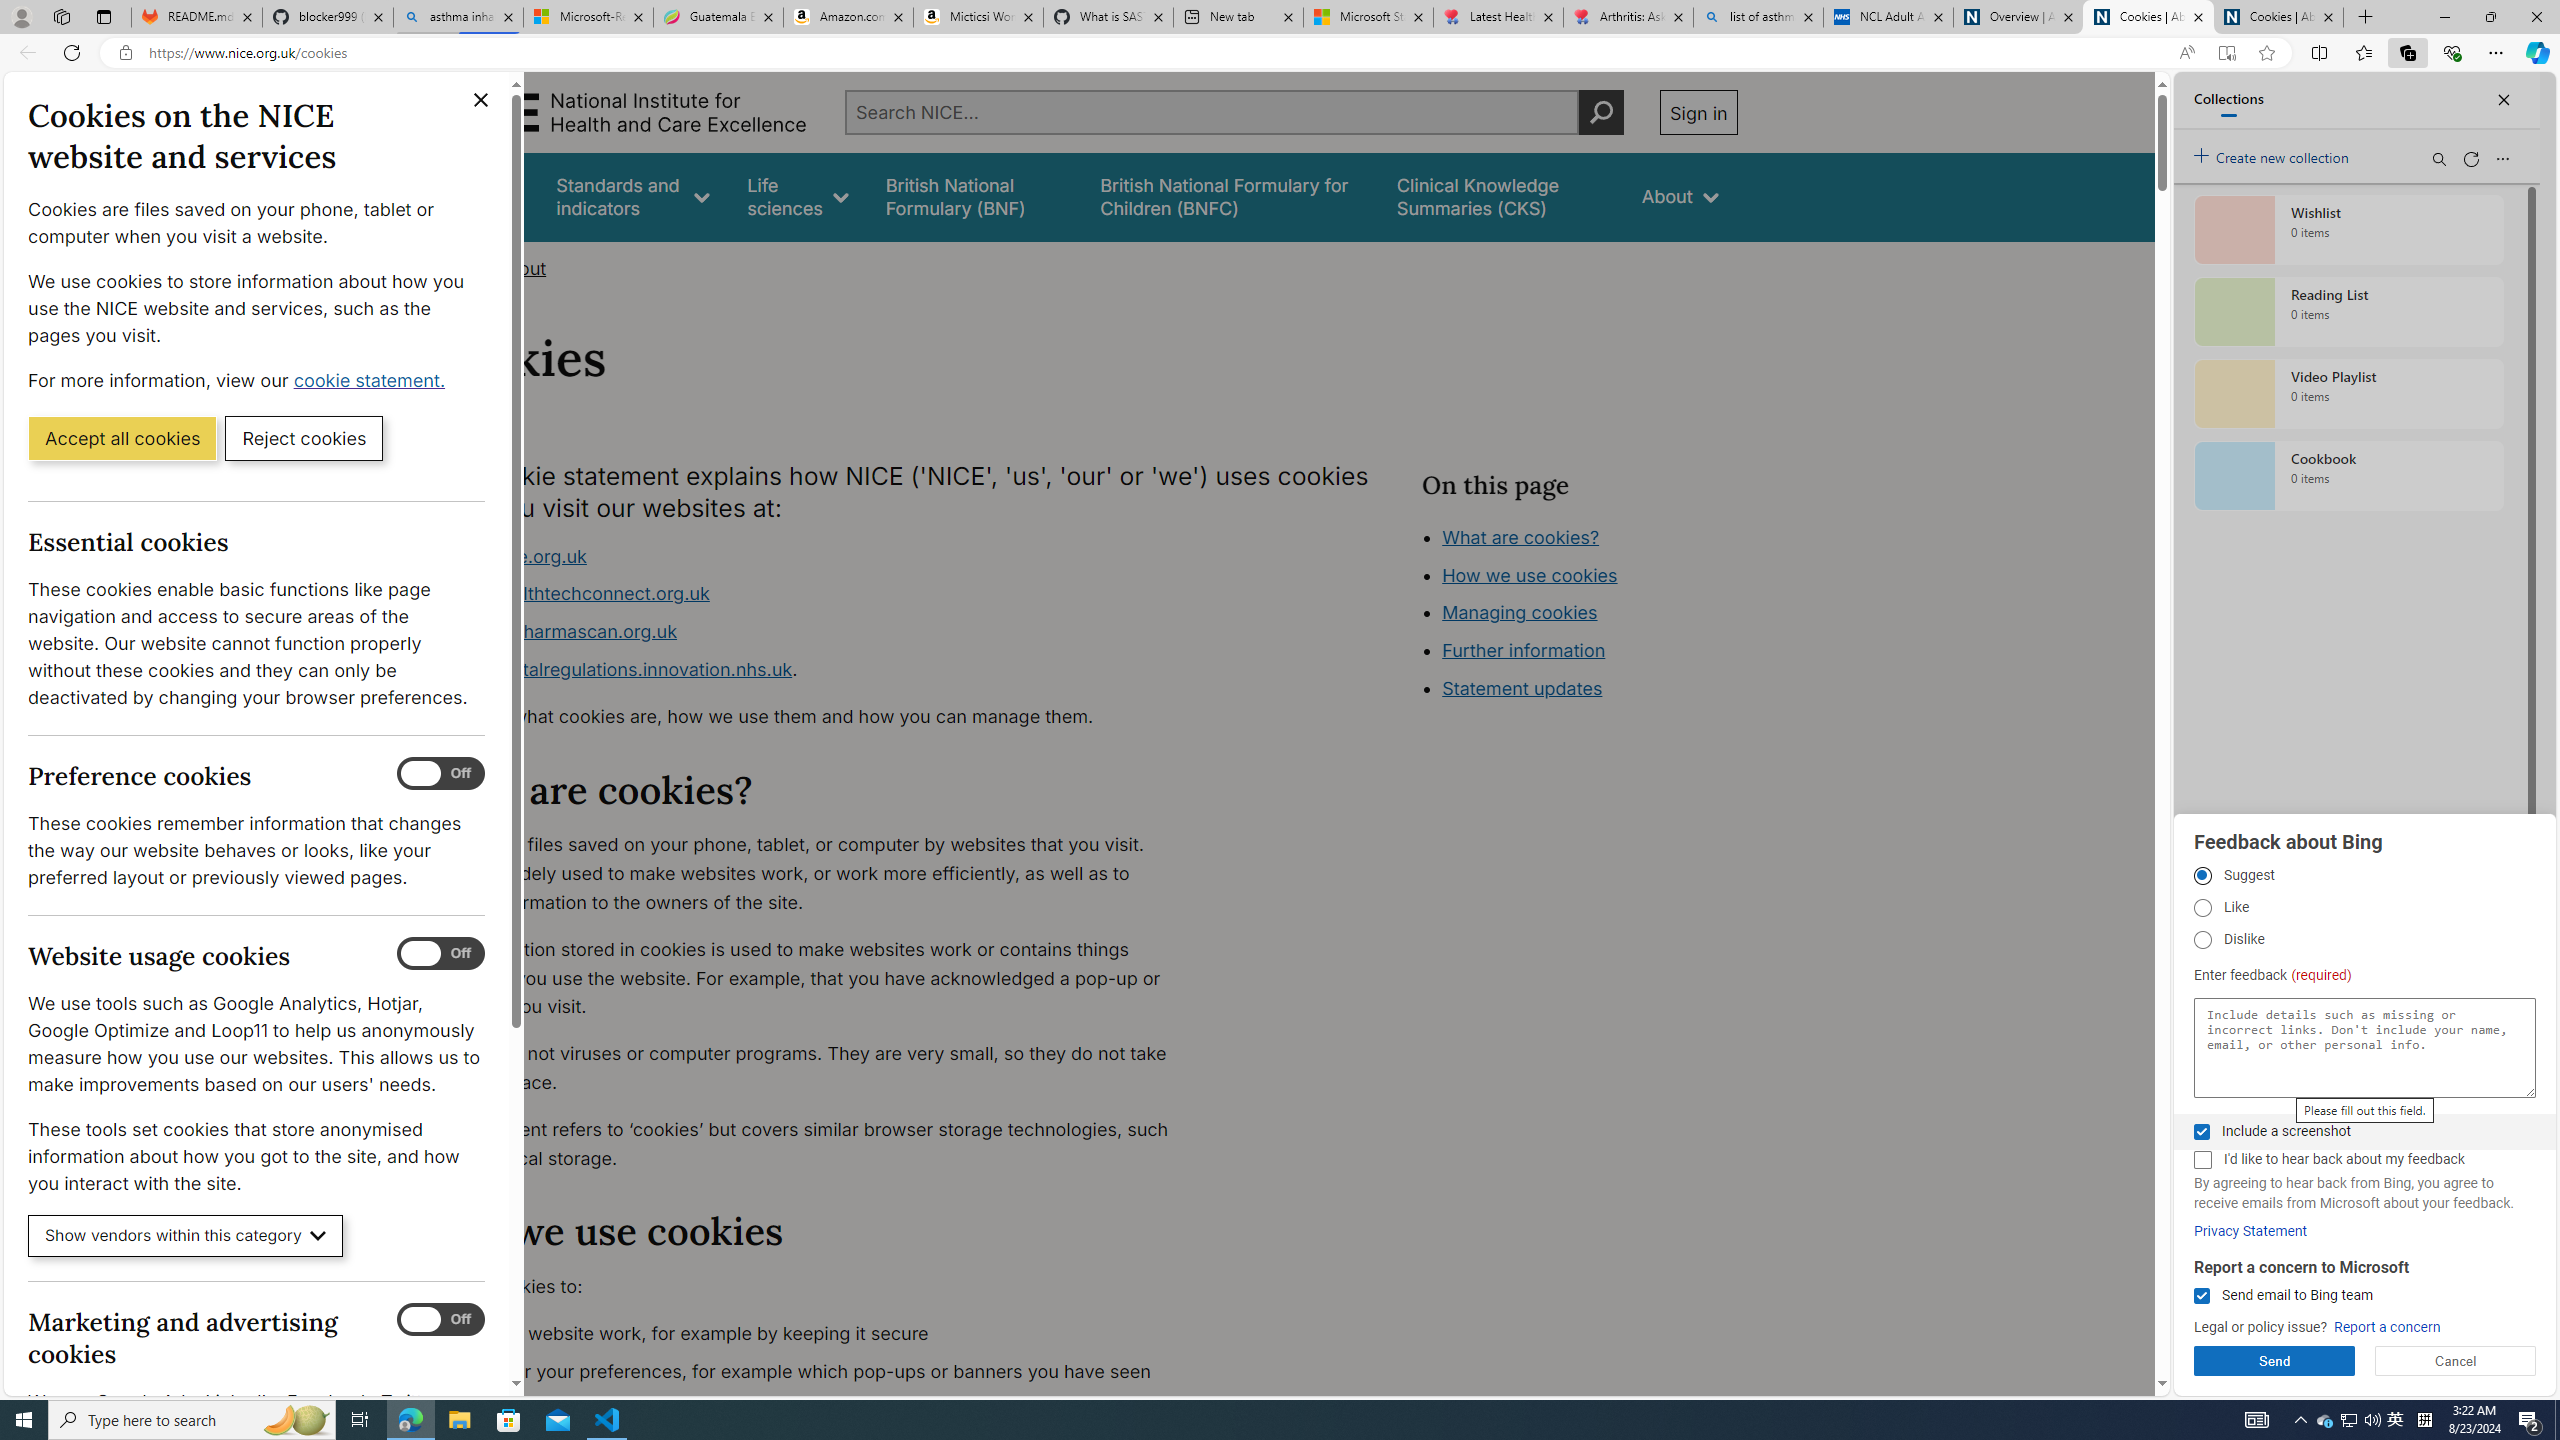 Image resolution: width=2560 pixels, height=1440 pixels. Describe the element at coordinates (2201, 939) in the screenshot. I see `'Dislike'` at that location.